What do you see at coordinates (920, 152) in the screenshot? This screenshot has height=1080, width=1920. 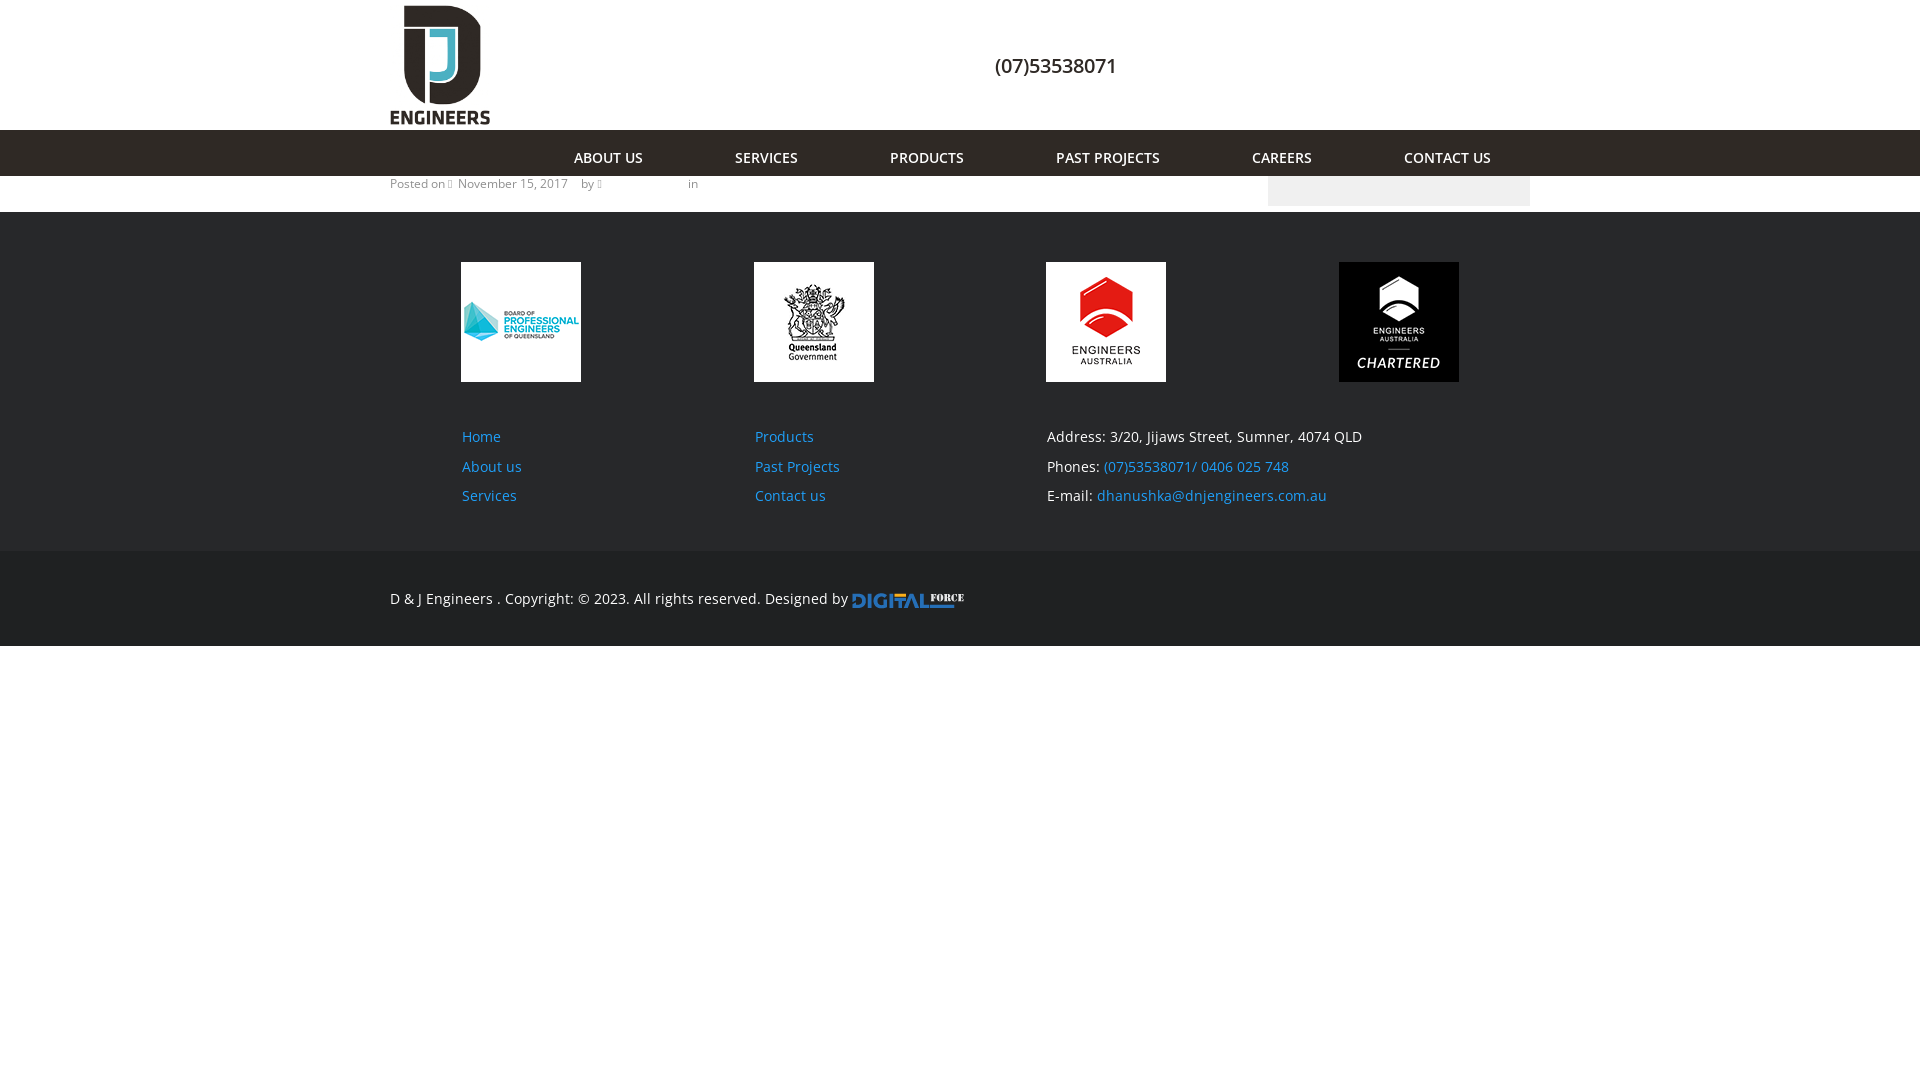 I see `'PRODUCTS'` at bounding box center [920, 152].